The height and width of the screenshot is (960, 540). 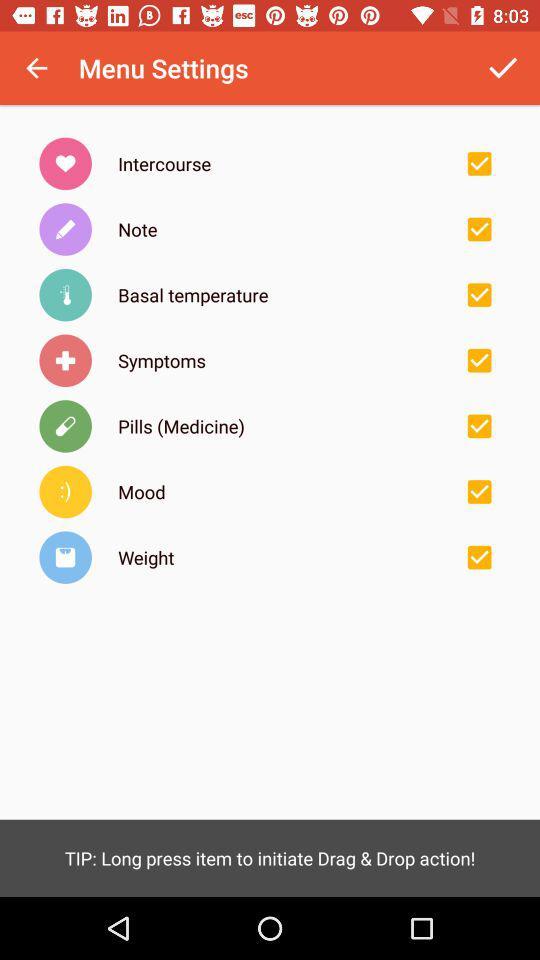 I want to click on symptoms, so click(x=478, y=360).